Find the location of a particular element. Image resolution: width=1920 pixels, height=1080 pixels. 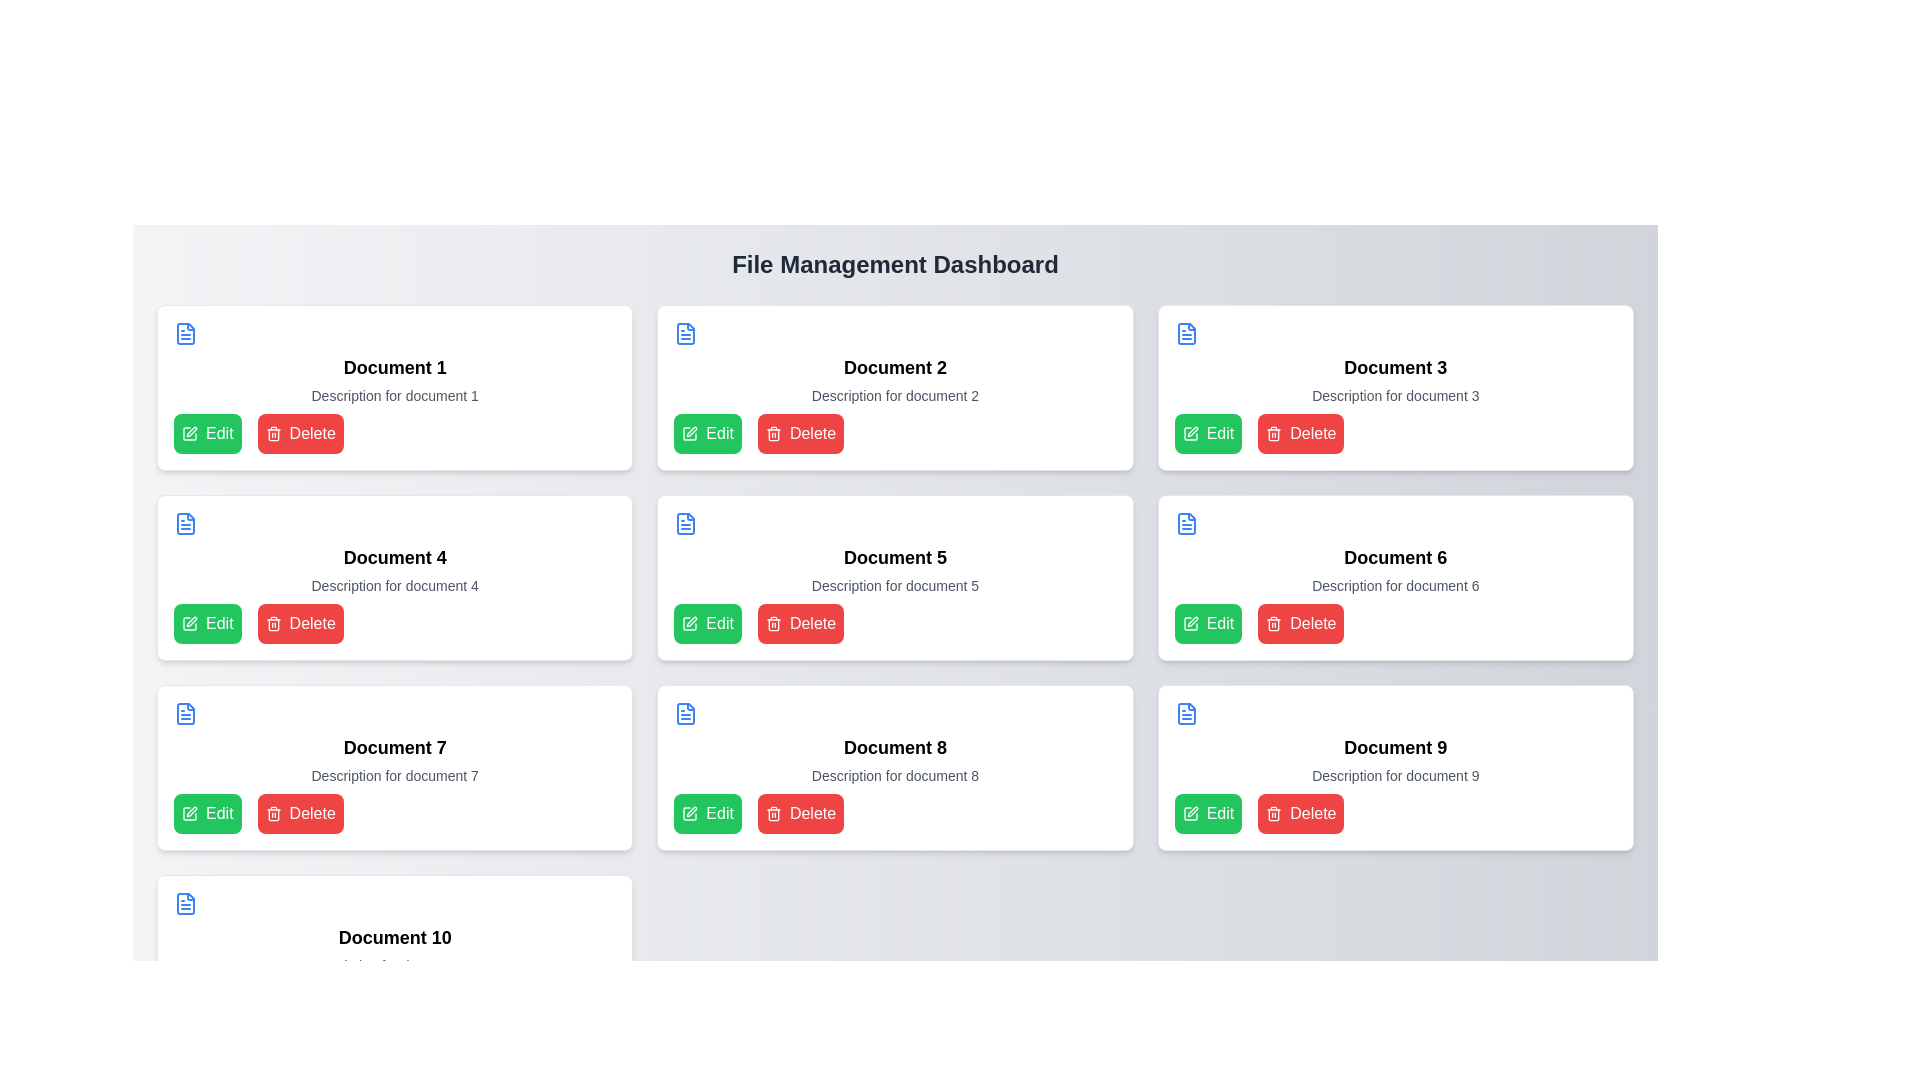

the edit button associated with 'Document 2' is located at coordinates (708, 433).